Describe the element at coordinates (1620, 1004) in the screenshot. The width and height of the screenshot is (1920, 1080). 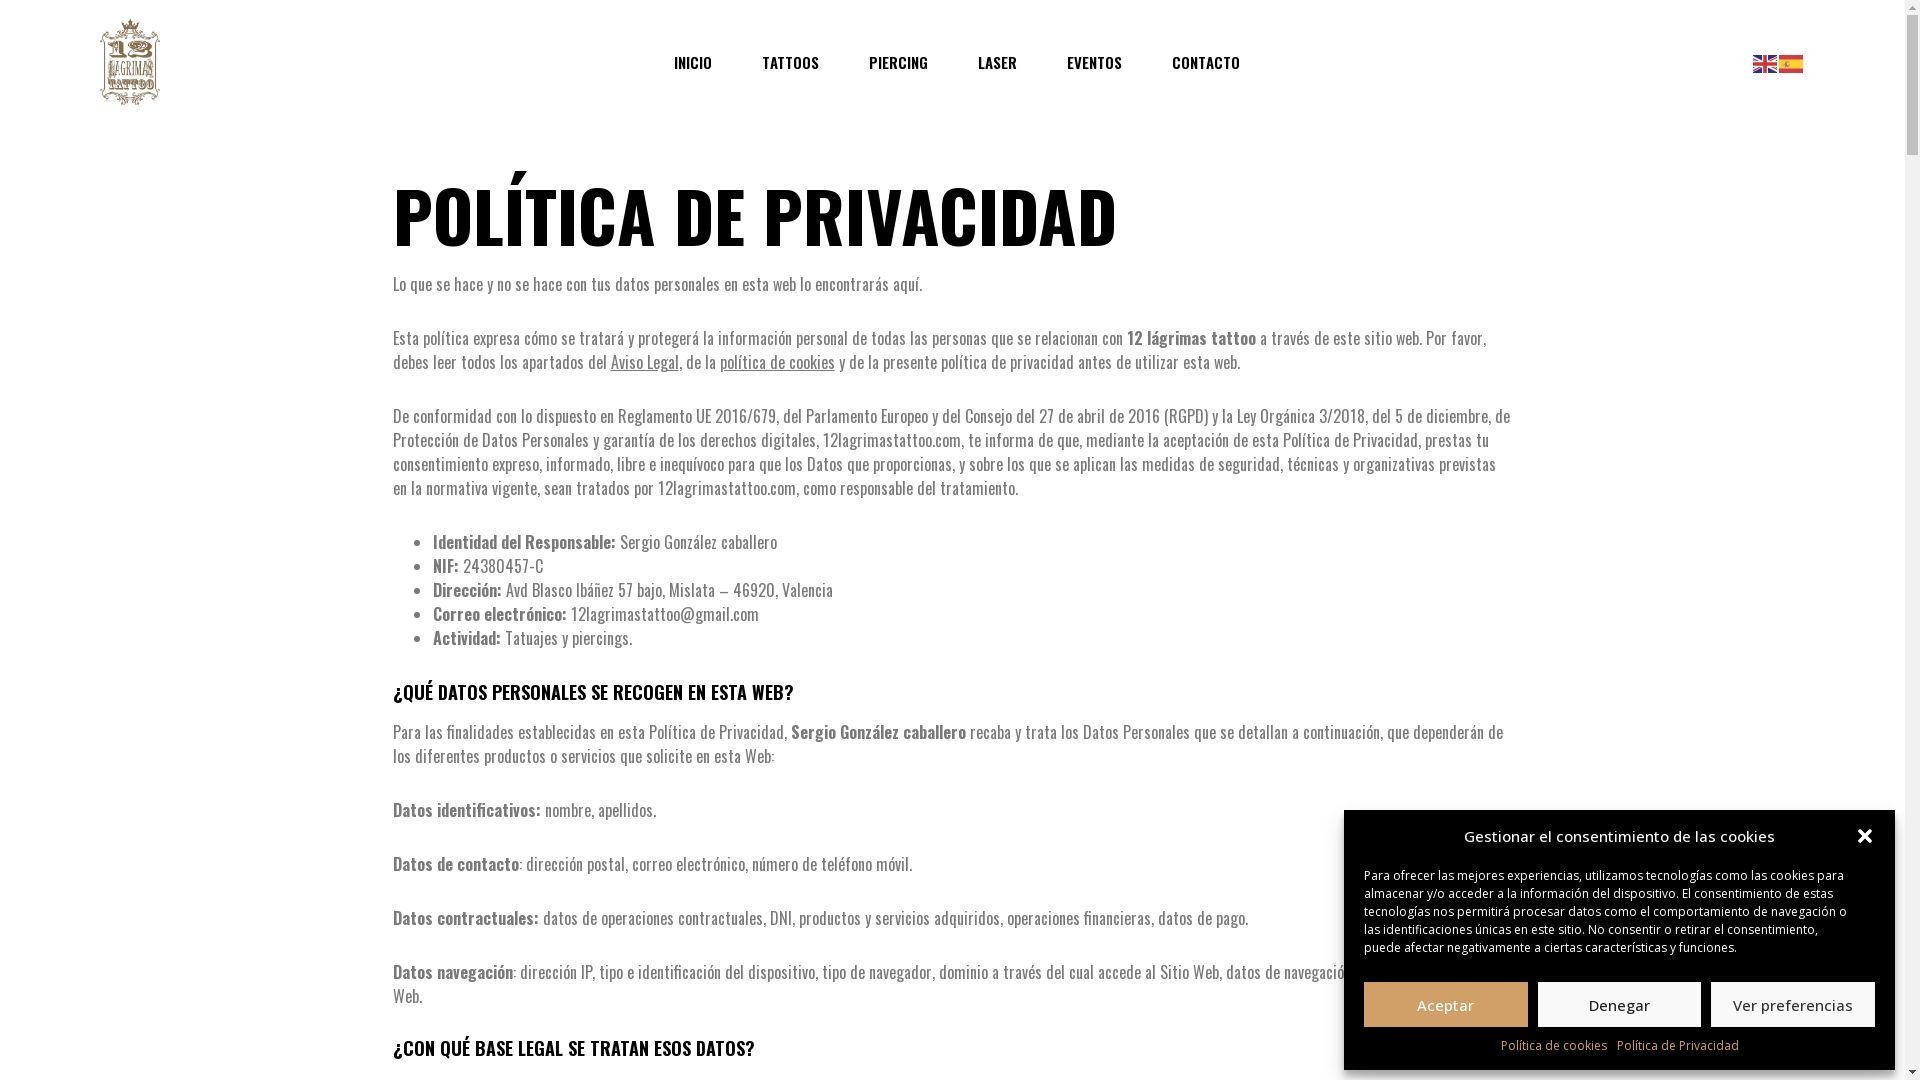
I see `'Denegar'` at that location.